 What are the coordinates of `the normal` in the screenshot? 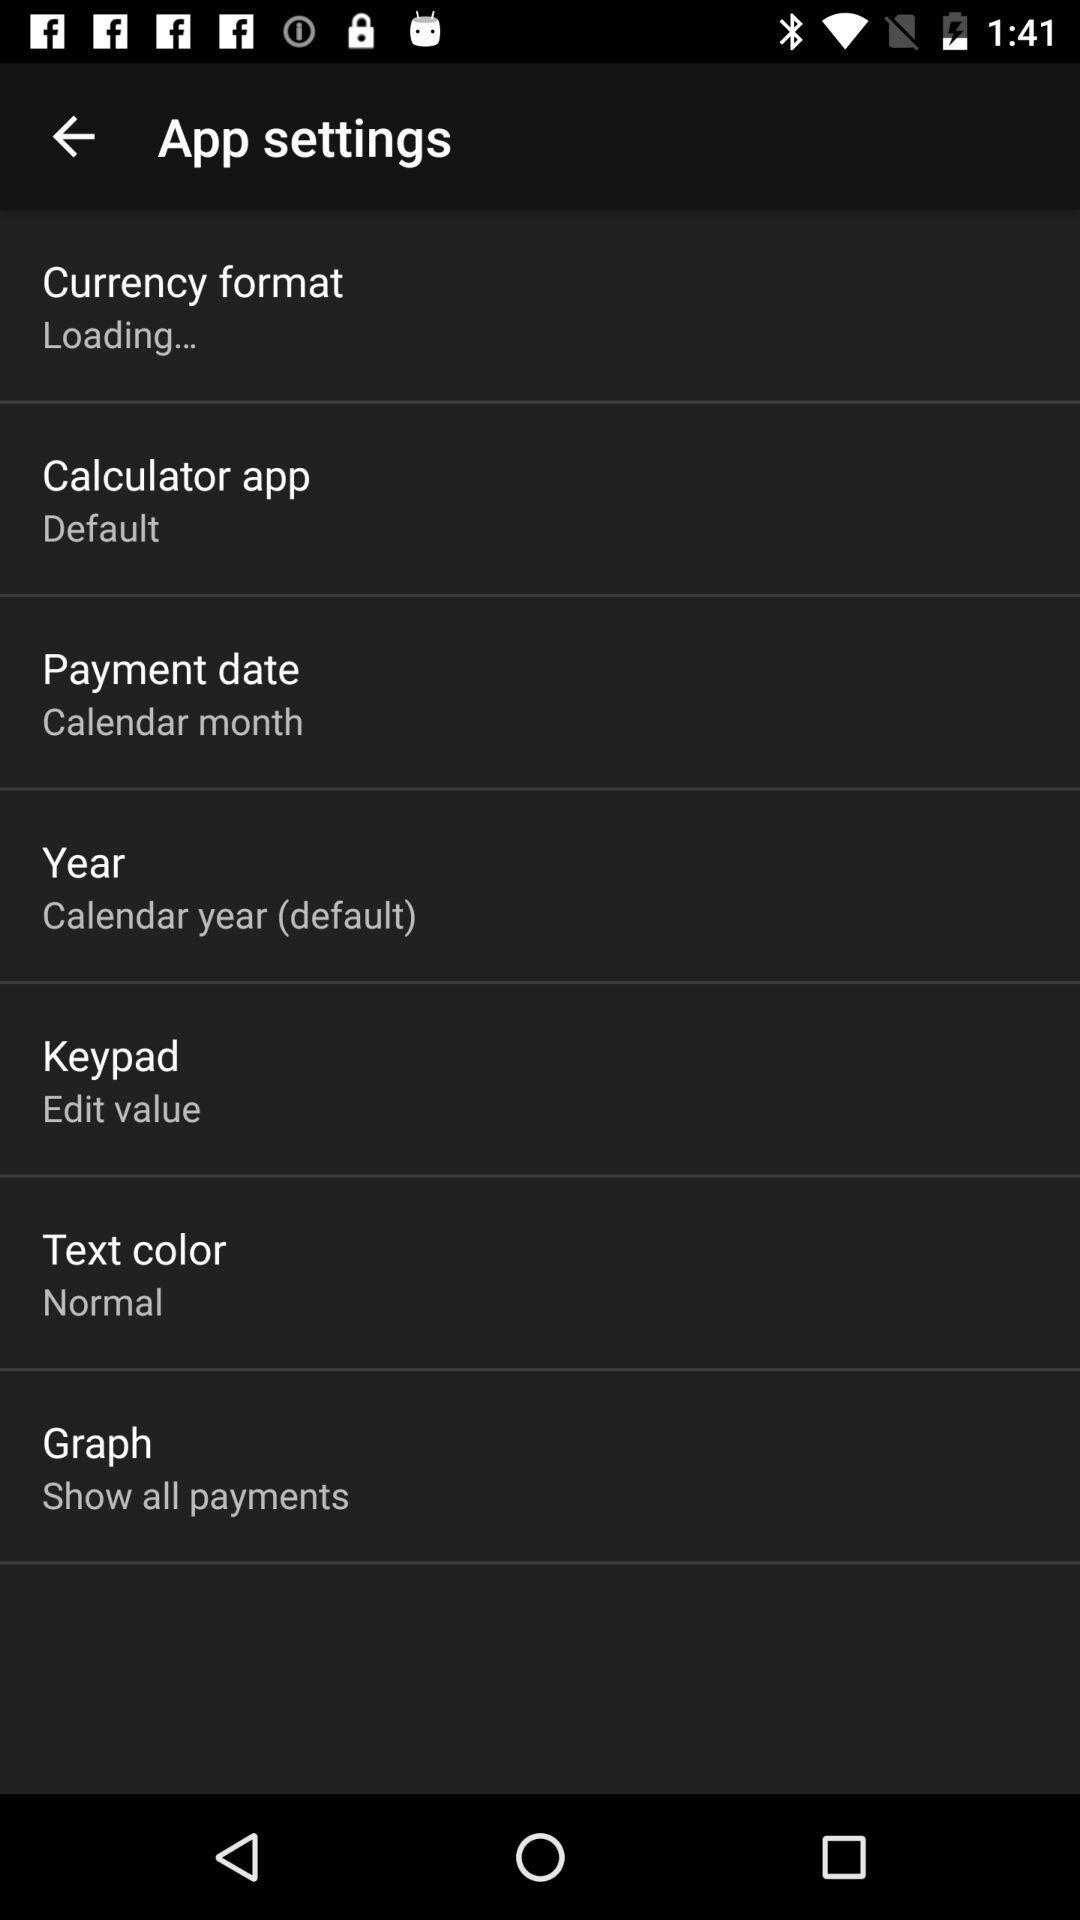 It's located at (102, 1301).